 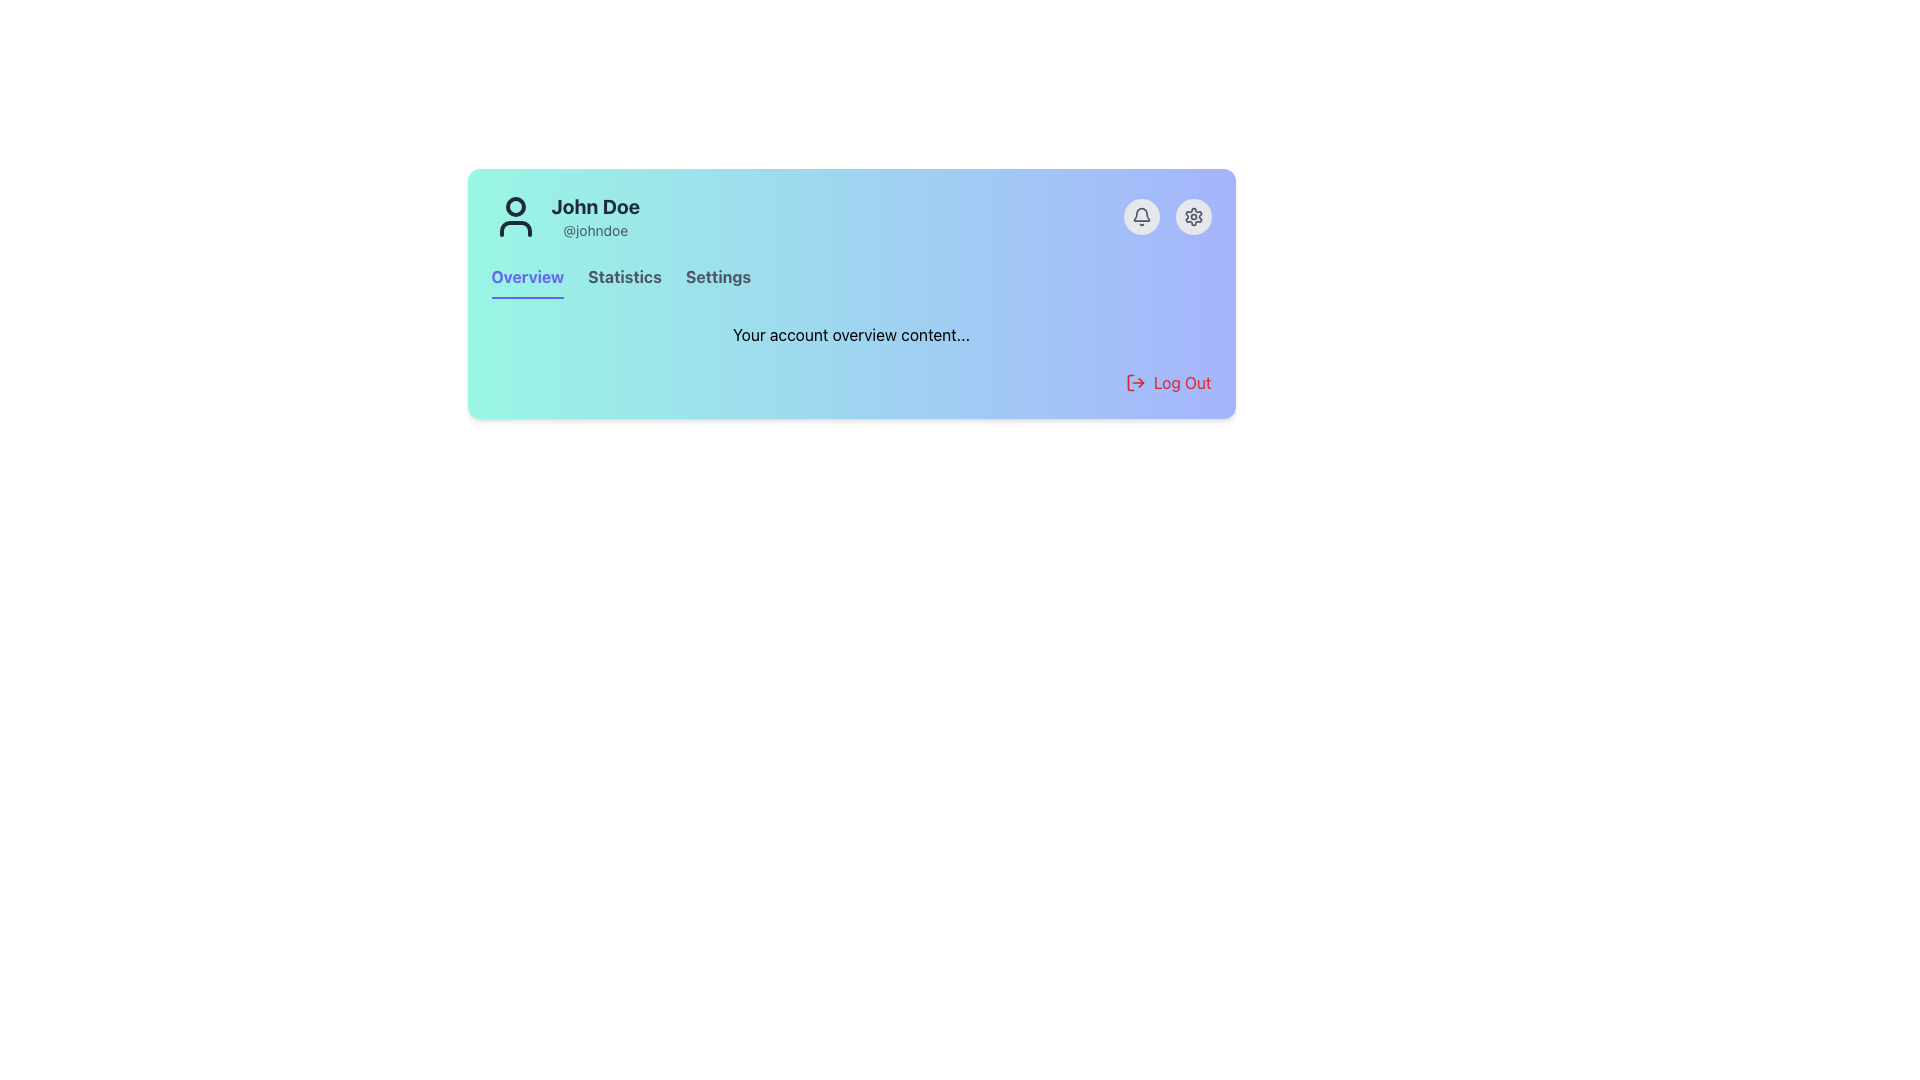 I want to click on displayed text of the Text Label that shows the user's name, which is positioned to the right of the user icon at the upper portion of the interface, so click(x=594, y=207).